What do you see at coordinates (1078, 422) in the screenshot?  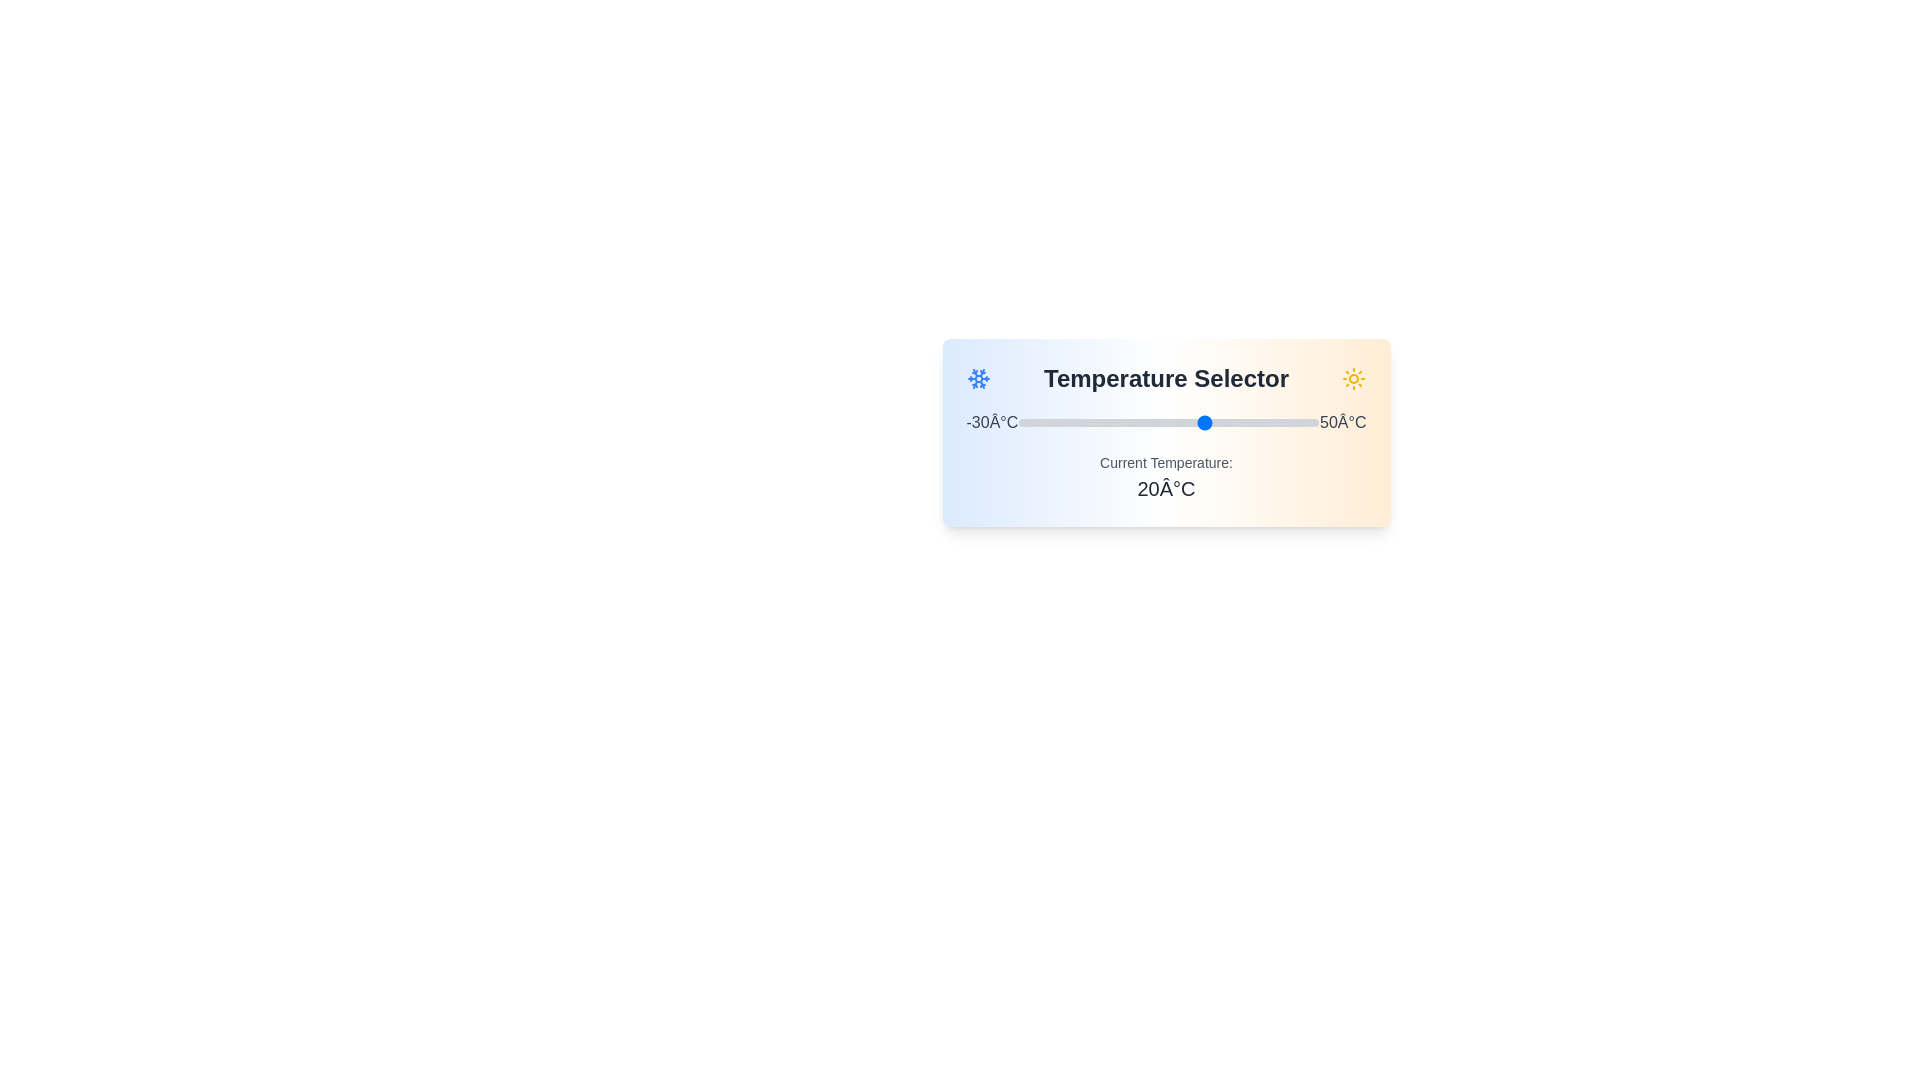 I see `the temperature` at bounding box center [1078, 422].